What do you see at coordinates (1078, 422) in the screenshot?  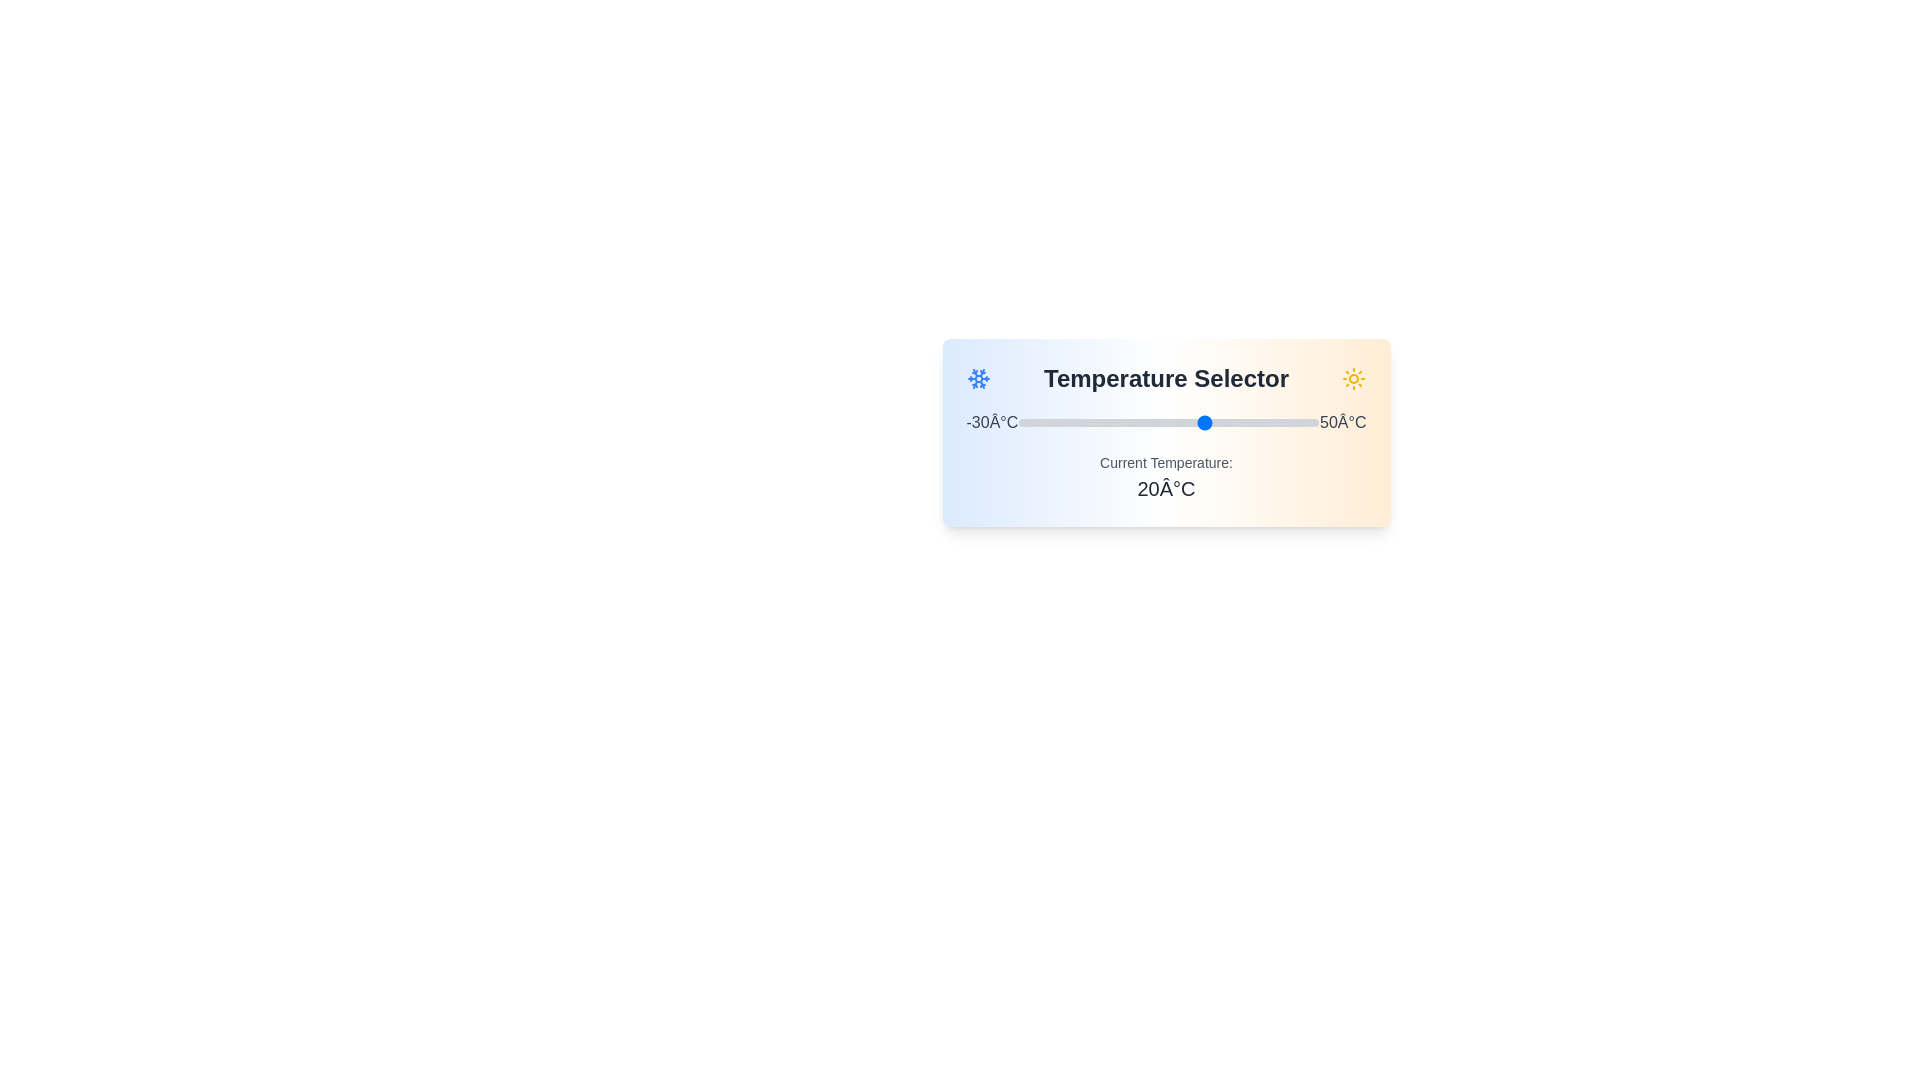 I see `the temperature` at bounding box center [1078, 422].